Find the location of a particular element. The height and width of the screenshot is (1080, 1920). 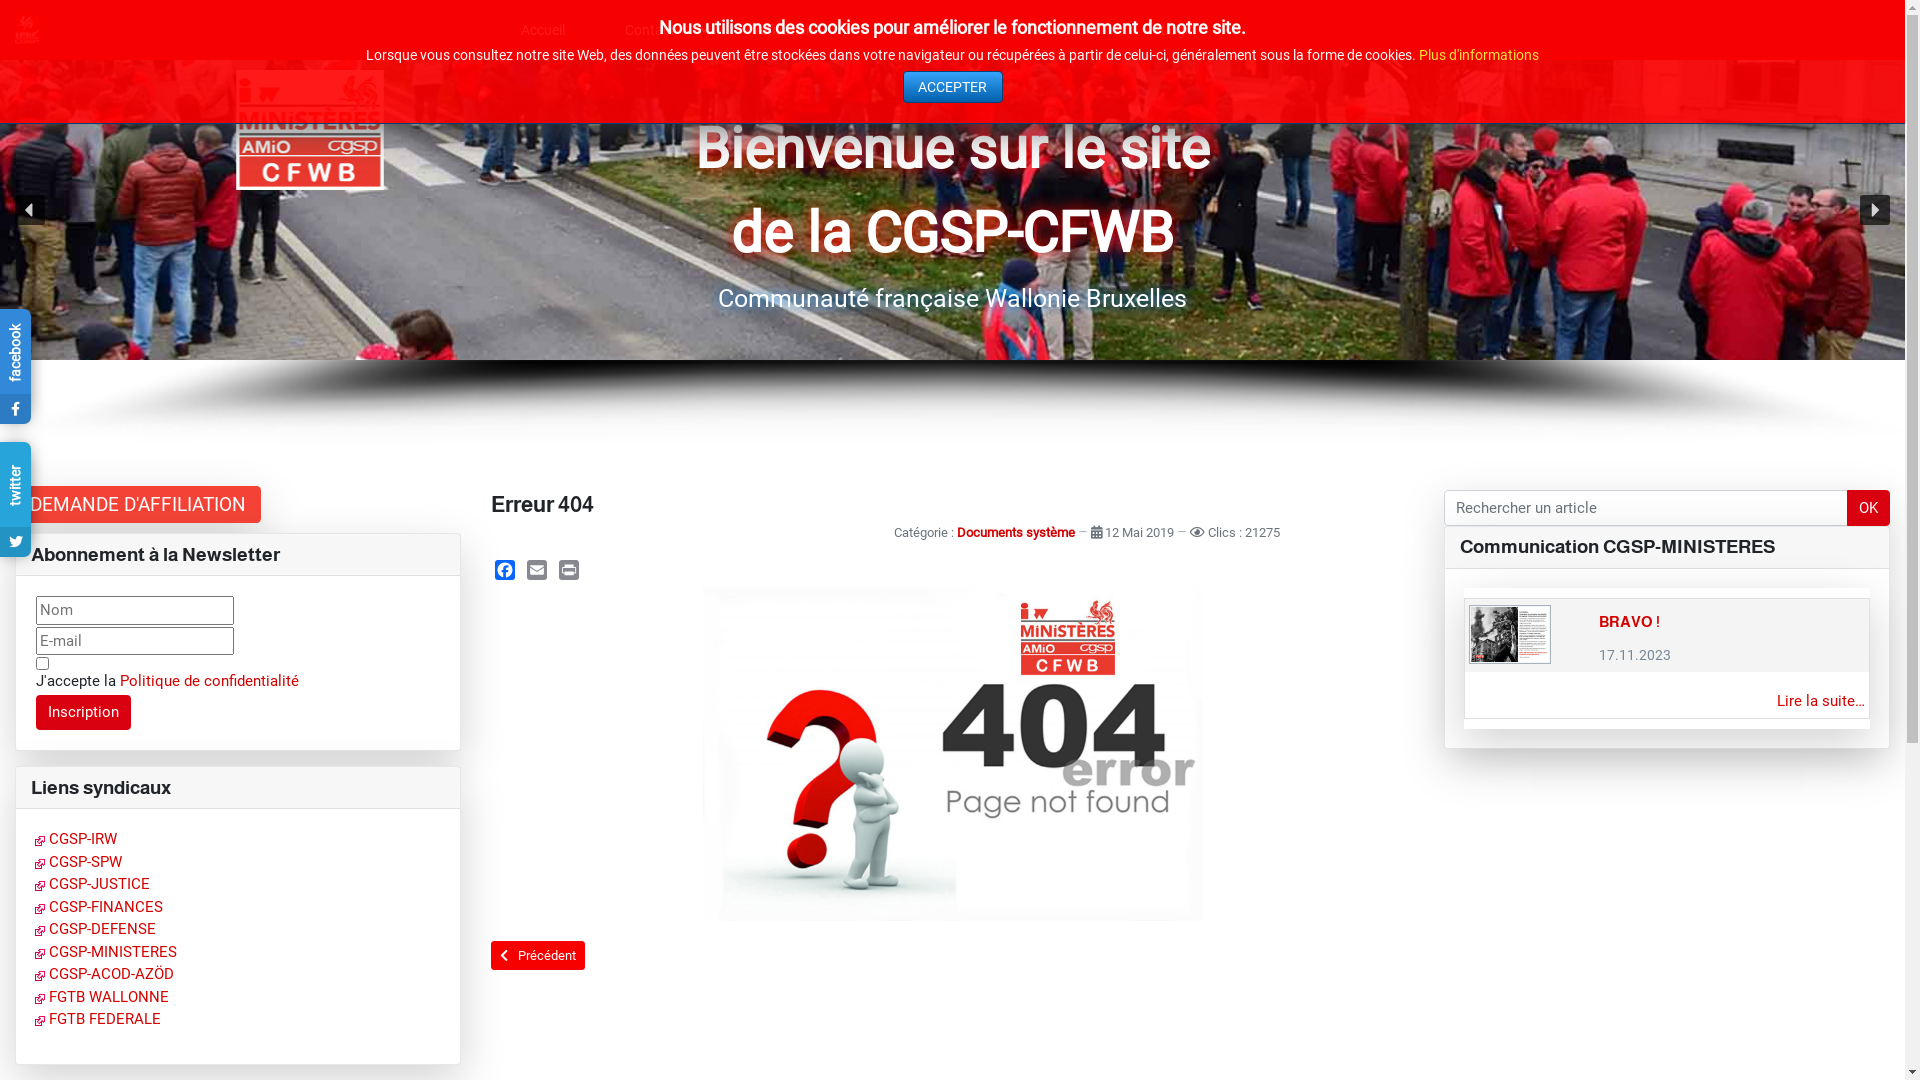

' CGSP-SPW' is located at coordinates (78, 860).